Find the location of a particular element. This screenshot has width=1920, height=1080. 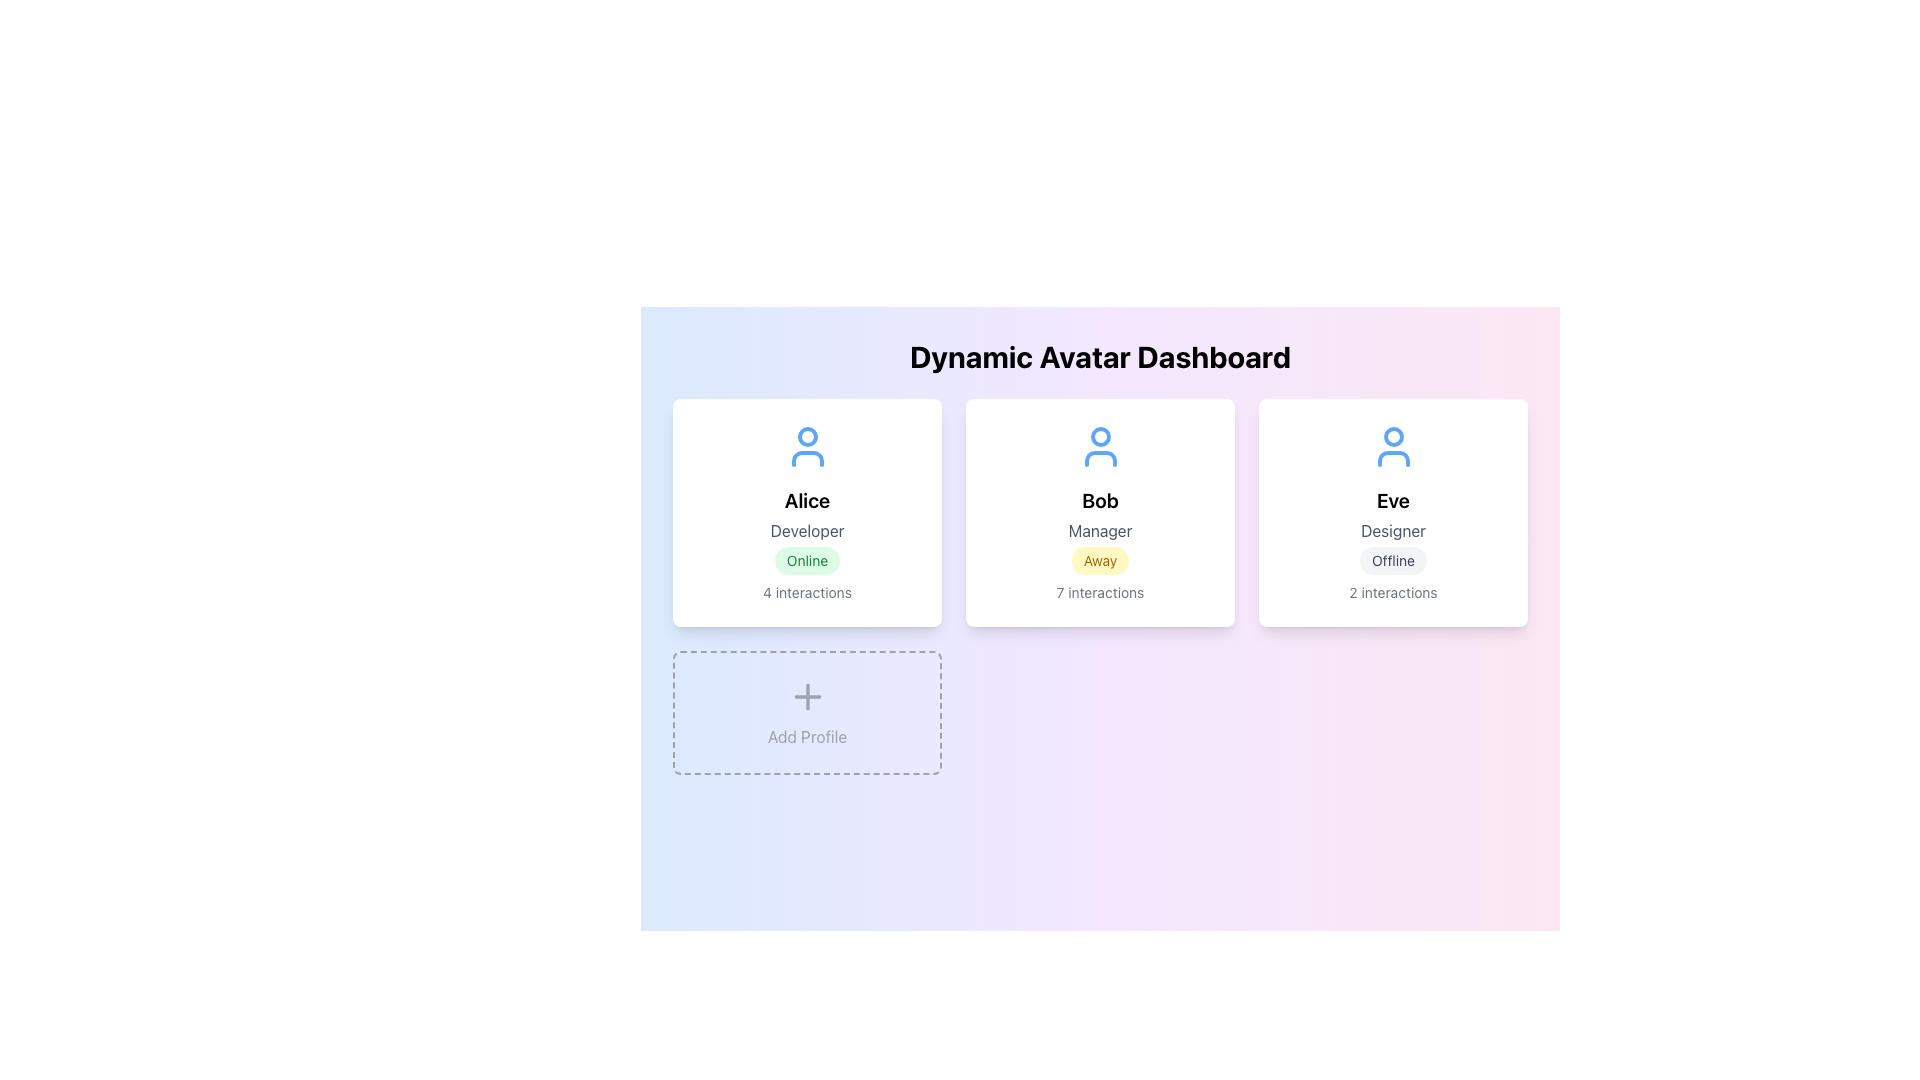

the lower part of the user icon illustration for 'Alice' within the SVG graphic is located at coordinates (807, 459).